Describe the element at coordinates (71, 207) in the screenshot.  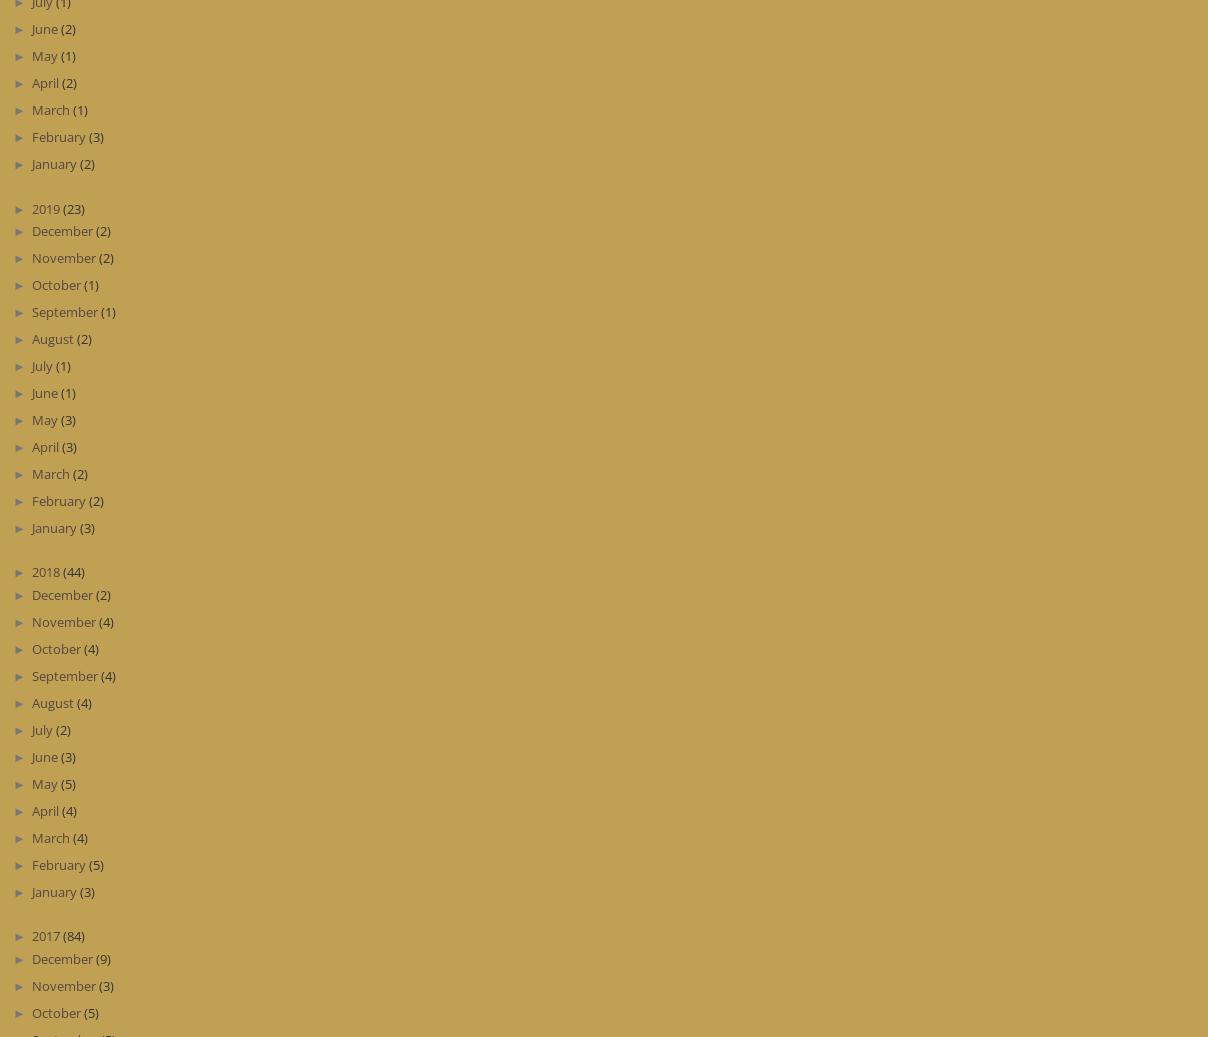
I see `'(23)'` at that location.